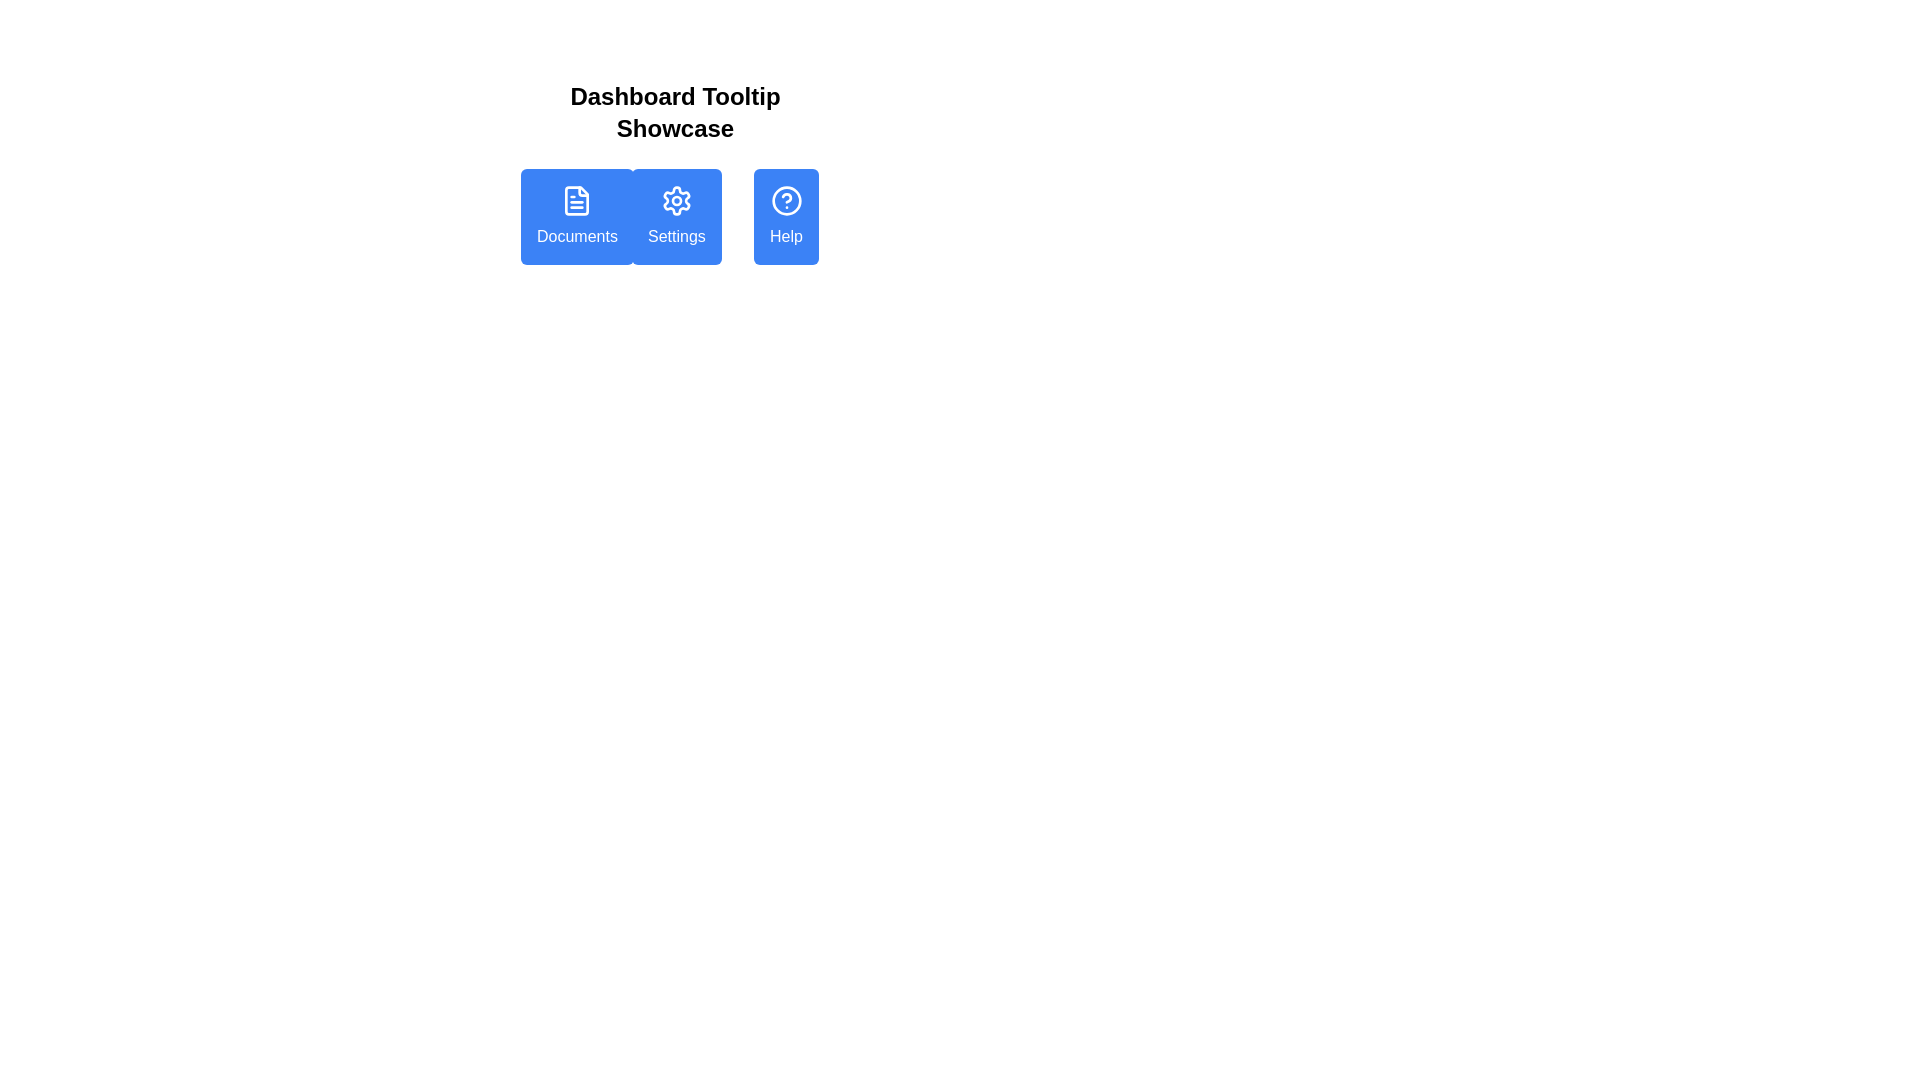  I want to click on the 'Documents' button that contains a minimalist document icon, which is the first button from the left in a row of three buttons, so click(575, 200).